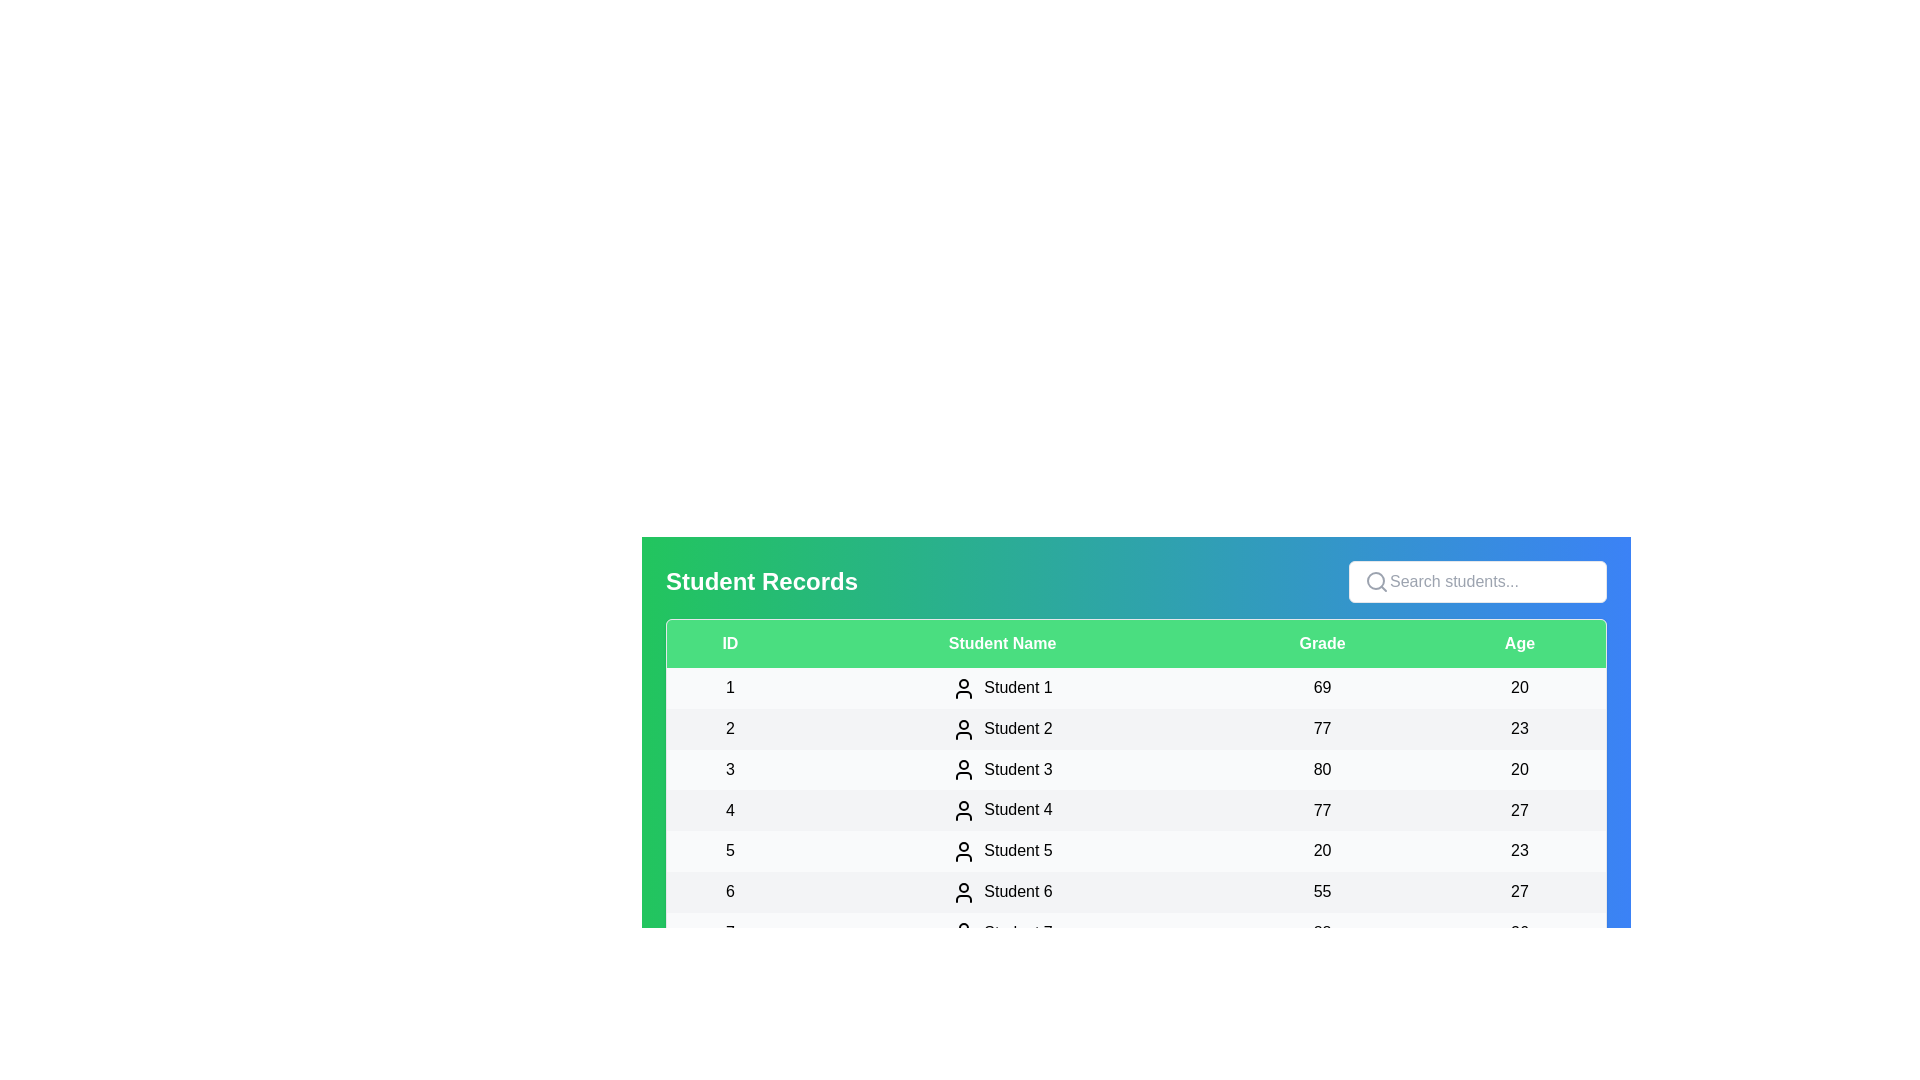  Describe the element at coordinates (1002, 644) in the screenshot. I see `the column header Student Name to sort the table by that column` at that location.